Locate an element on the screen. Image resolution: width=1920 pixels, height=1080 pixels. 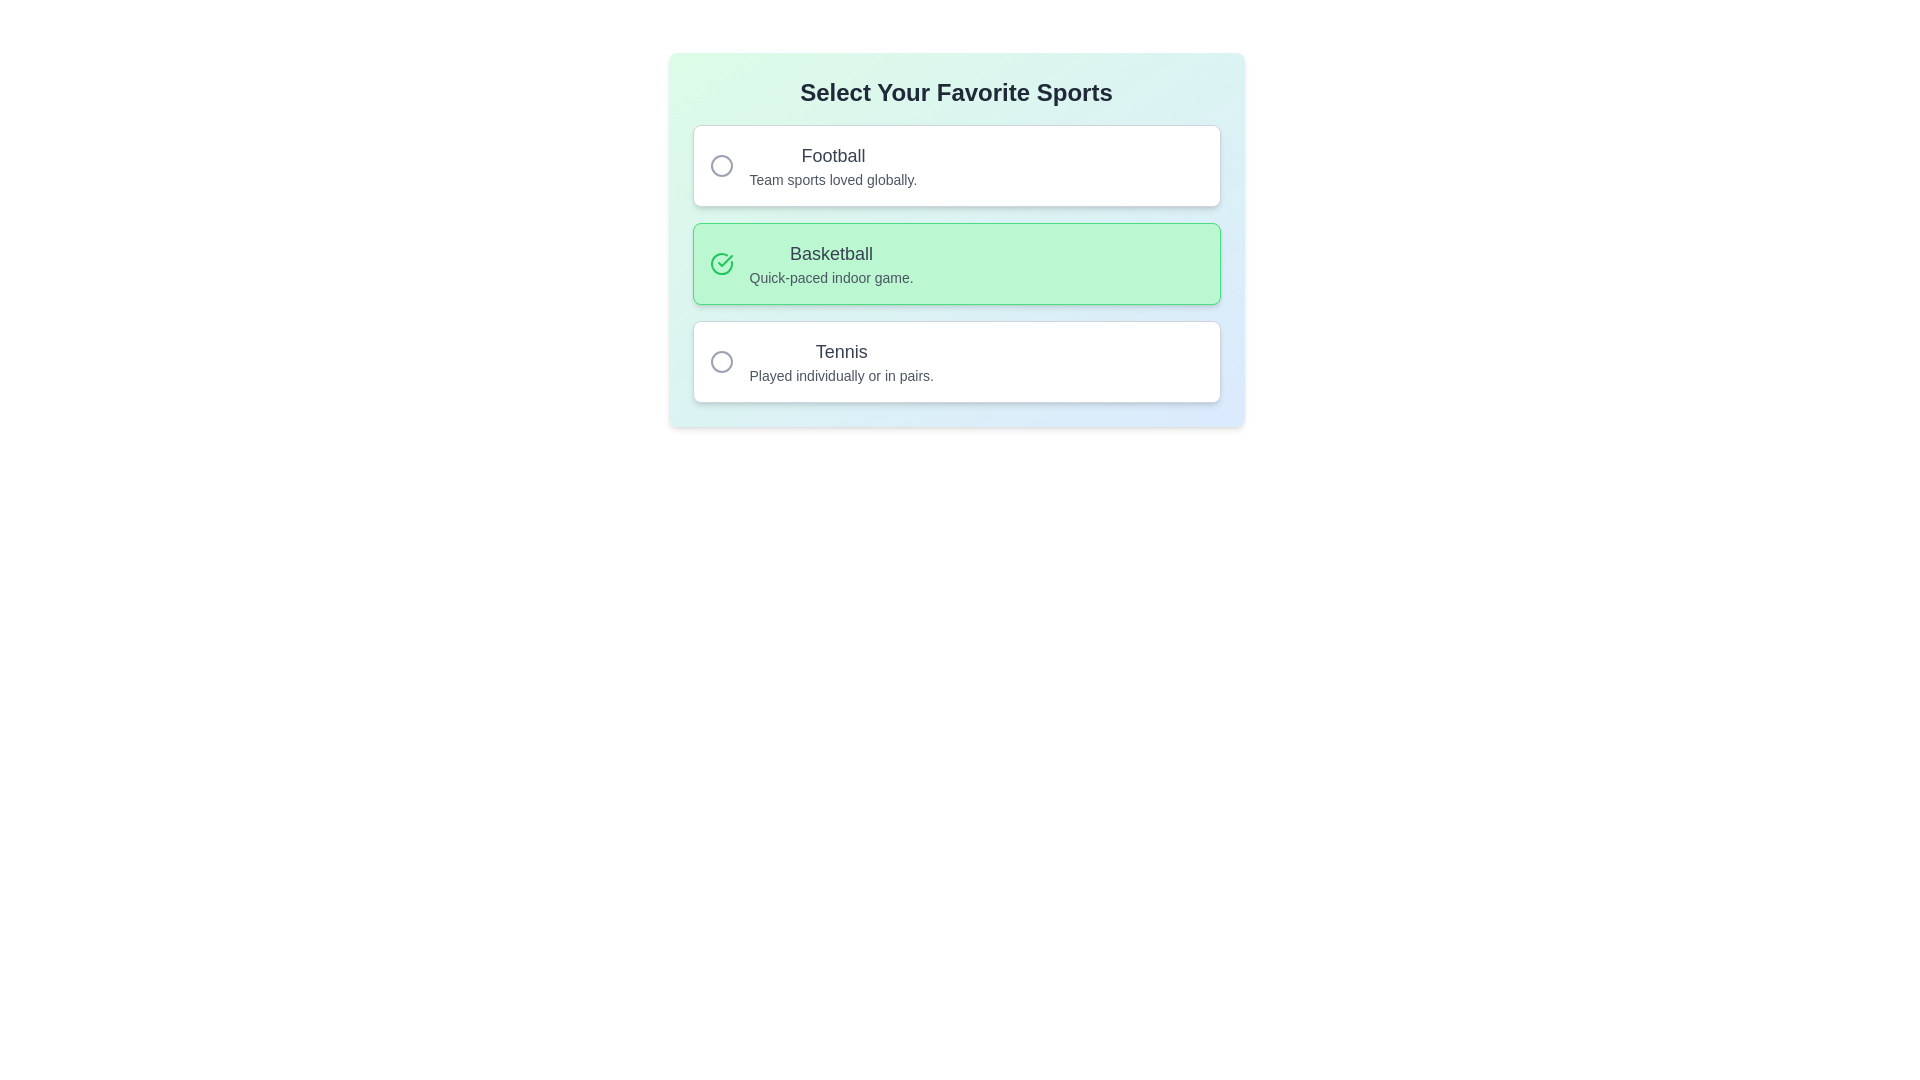
text displayed in the two-line text block that says 'Football' in bold dark gray and 'Team sports loved globally.' in a smaller light color, located beneath a circular radio button in the top option of the vertical list of sports is located at coordinates (833, 164).